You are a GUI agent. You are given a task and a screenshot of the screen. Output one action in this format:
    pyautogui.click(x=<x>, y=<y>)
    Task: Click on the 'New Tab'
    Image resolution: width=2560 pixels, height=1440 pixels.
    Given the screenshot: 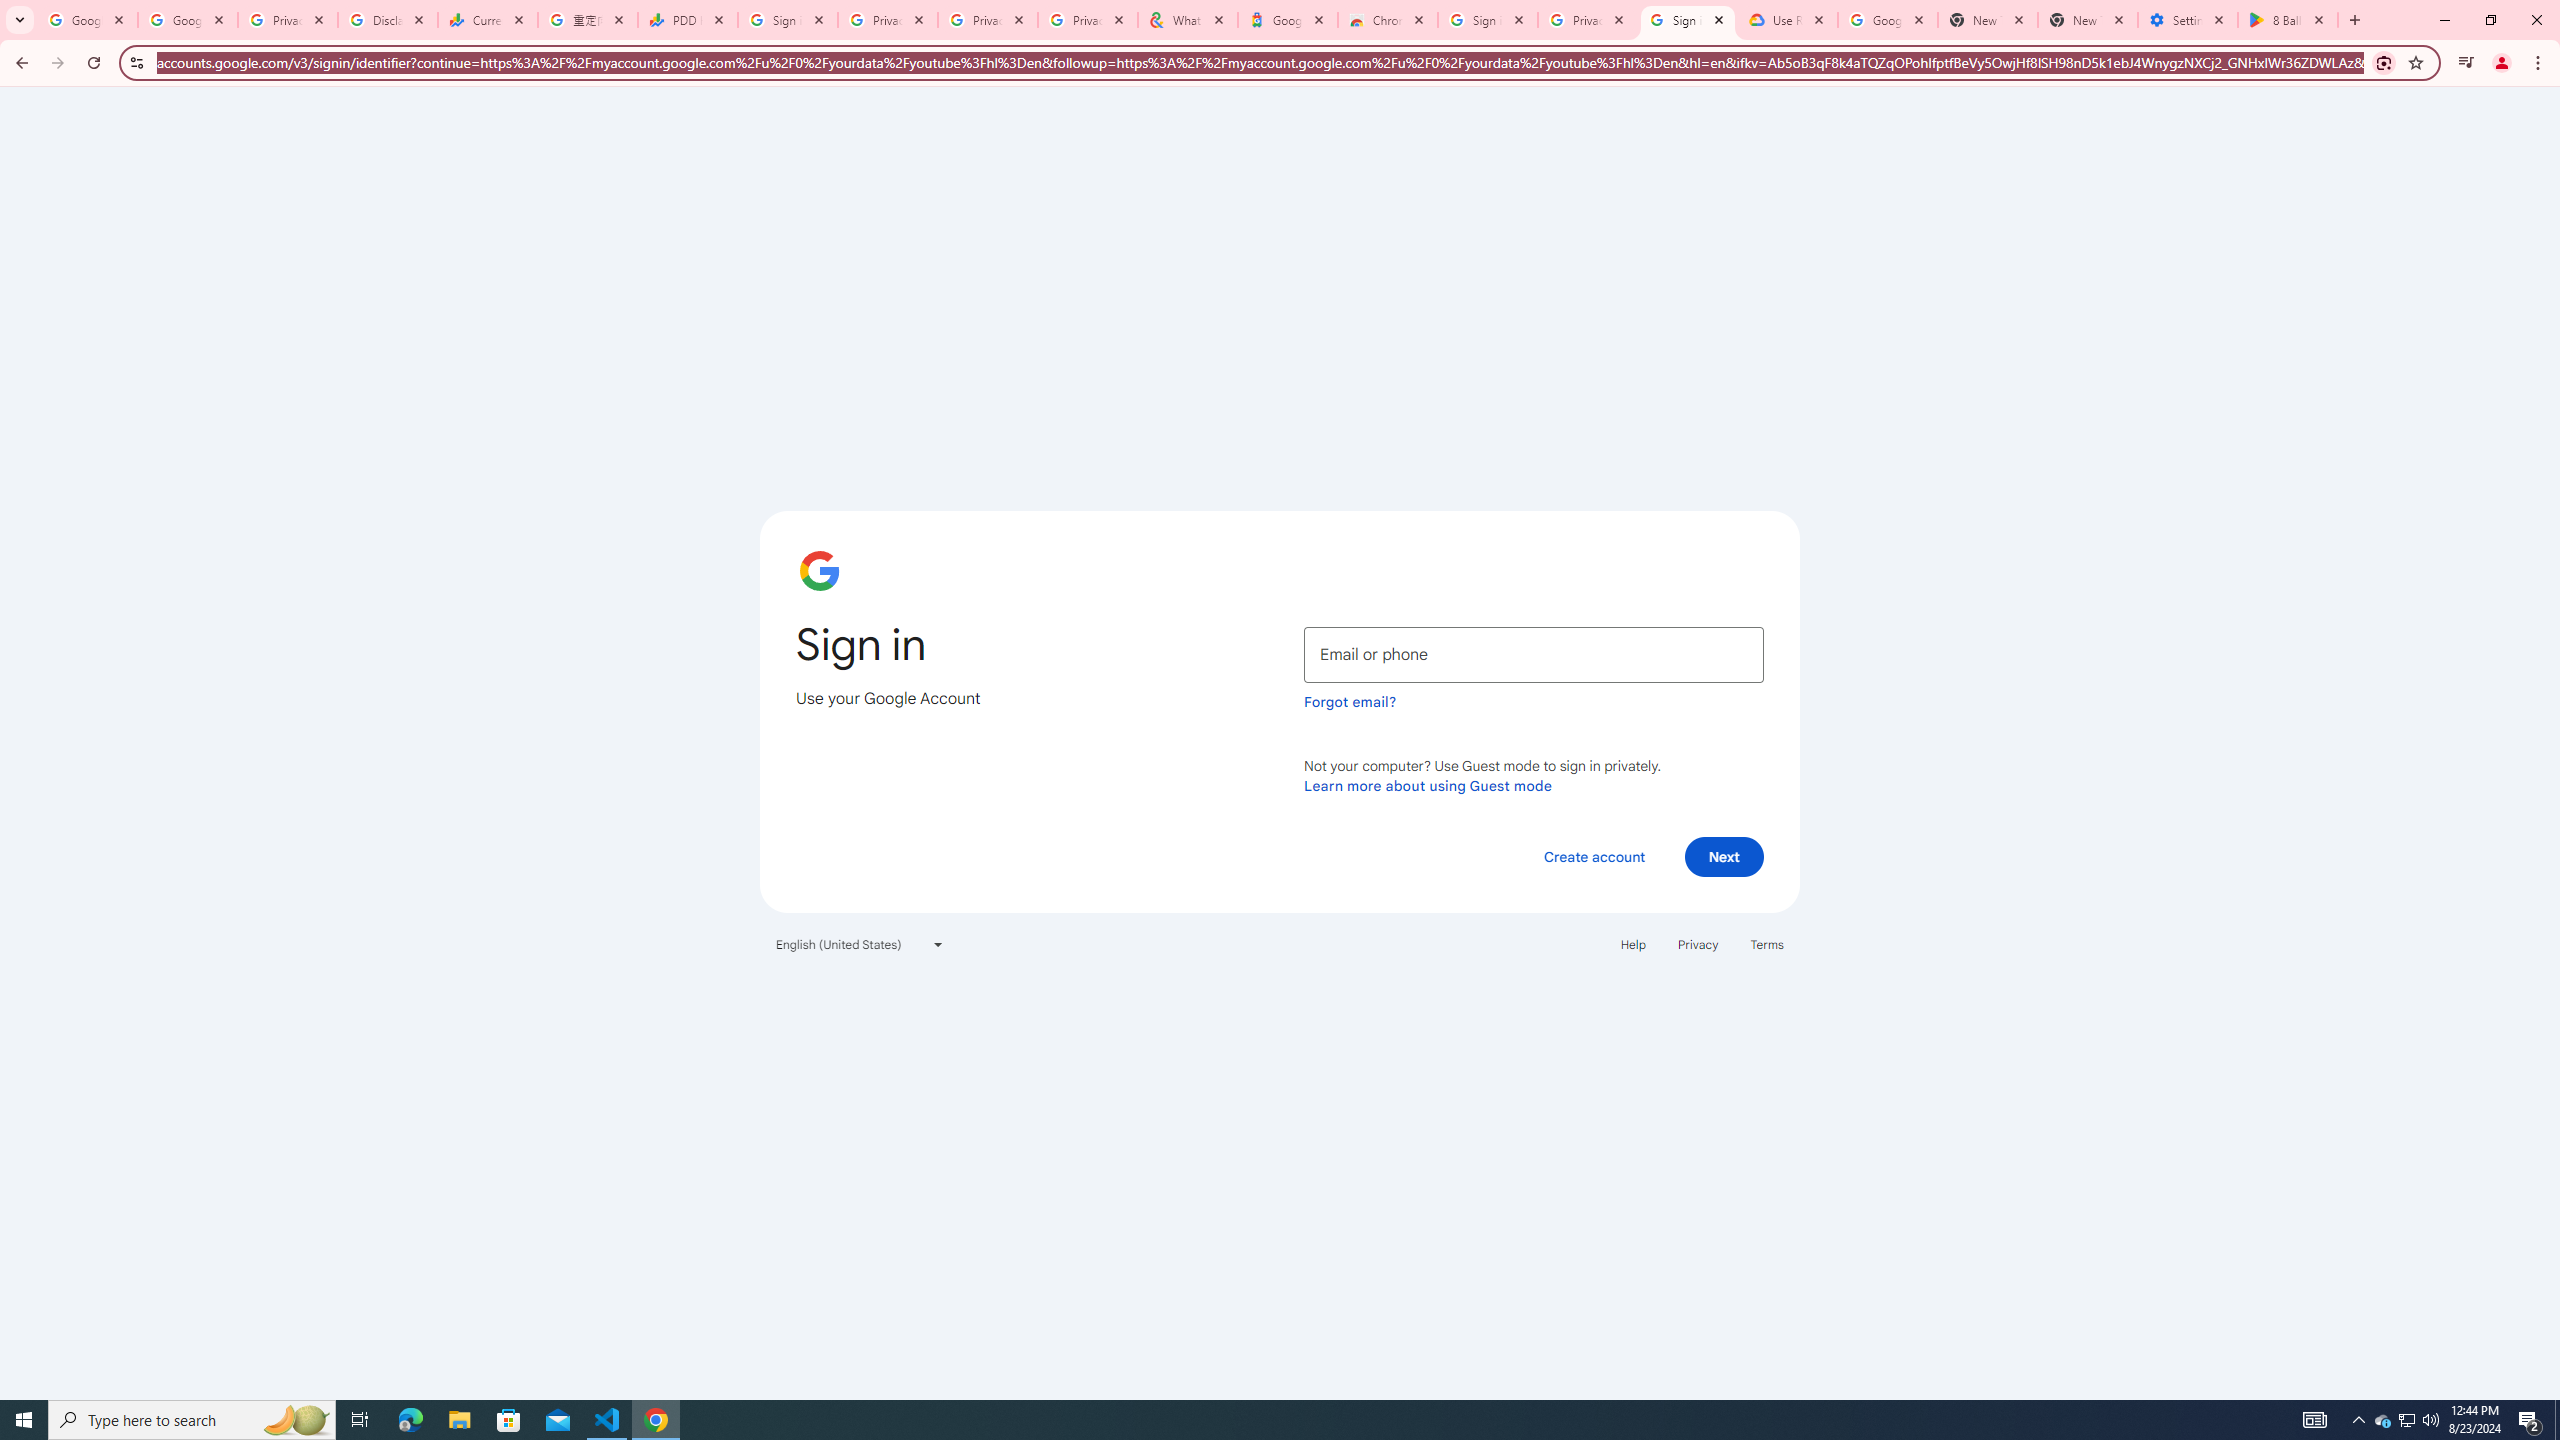 What is the action you would take?
    pyautogui.click(x=2087, y=19)
    